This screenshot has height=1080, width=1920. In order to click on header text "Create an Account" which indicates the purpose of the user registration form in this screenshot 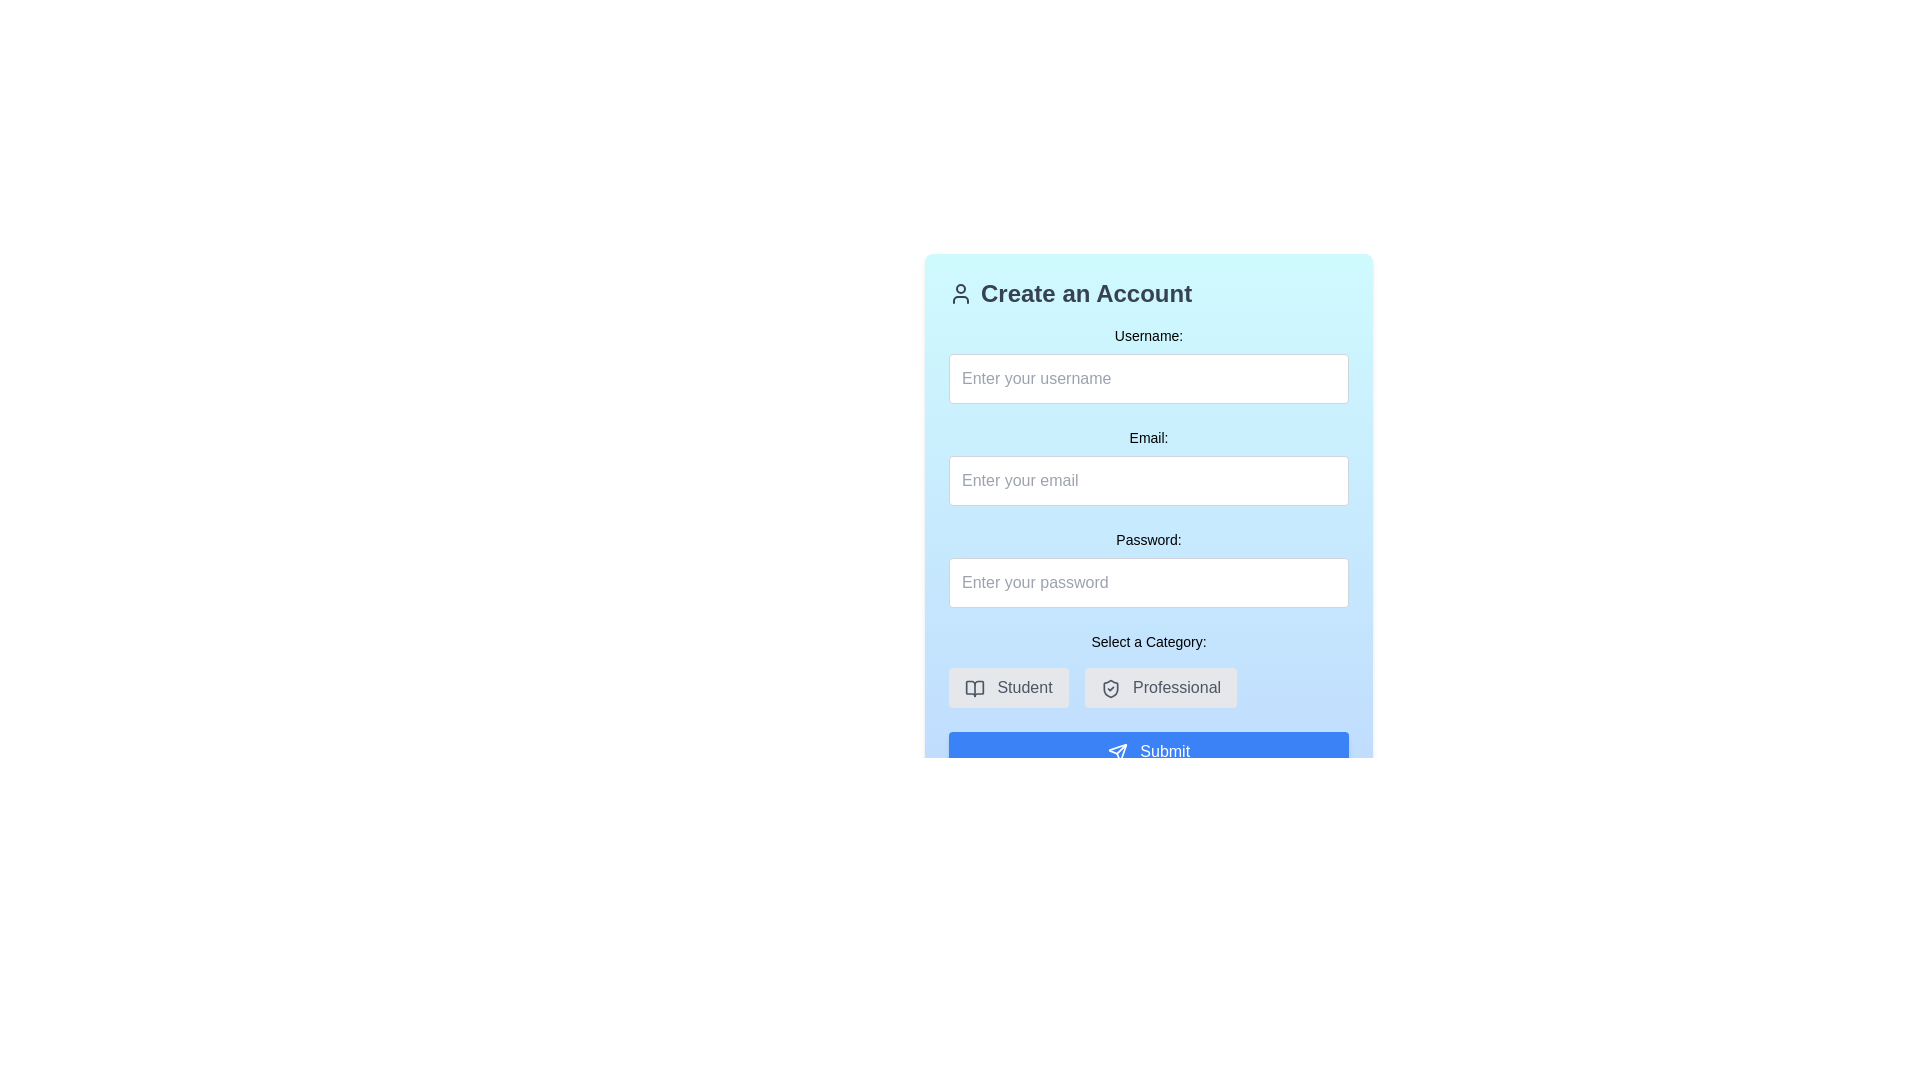, I will do `click(1148, 293)`.